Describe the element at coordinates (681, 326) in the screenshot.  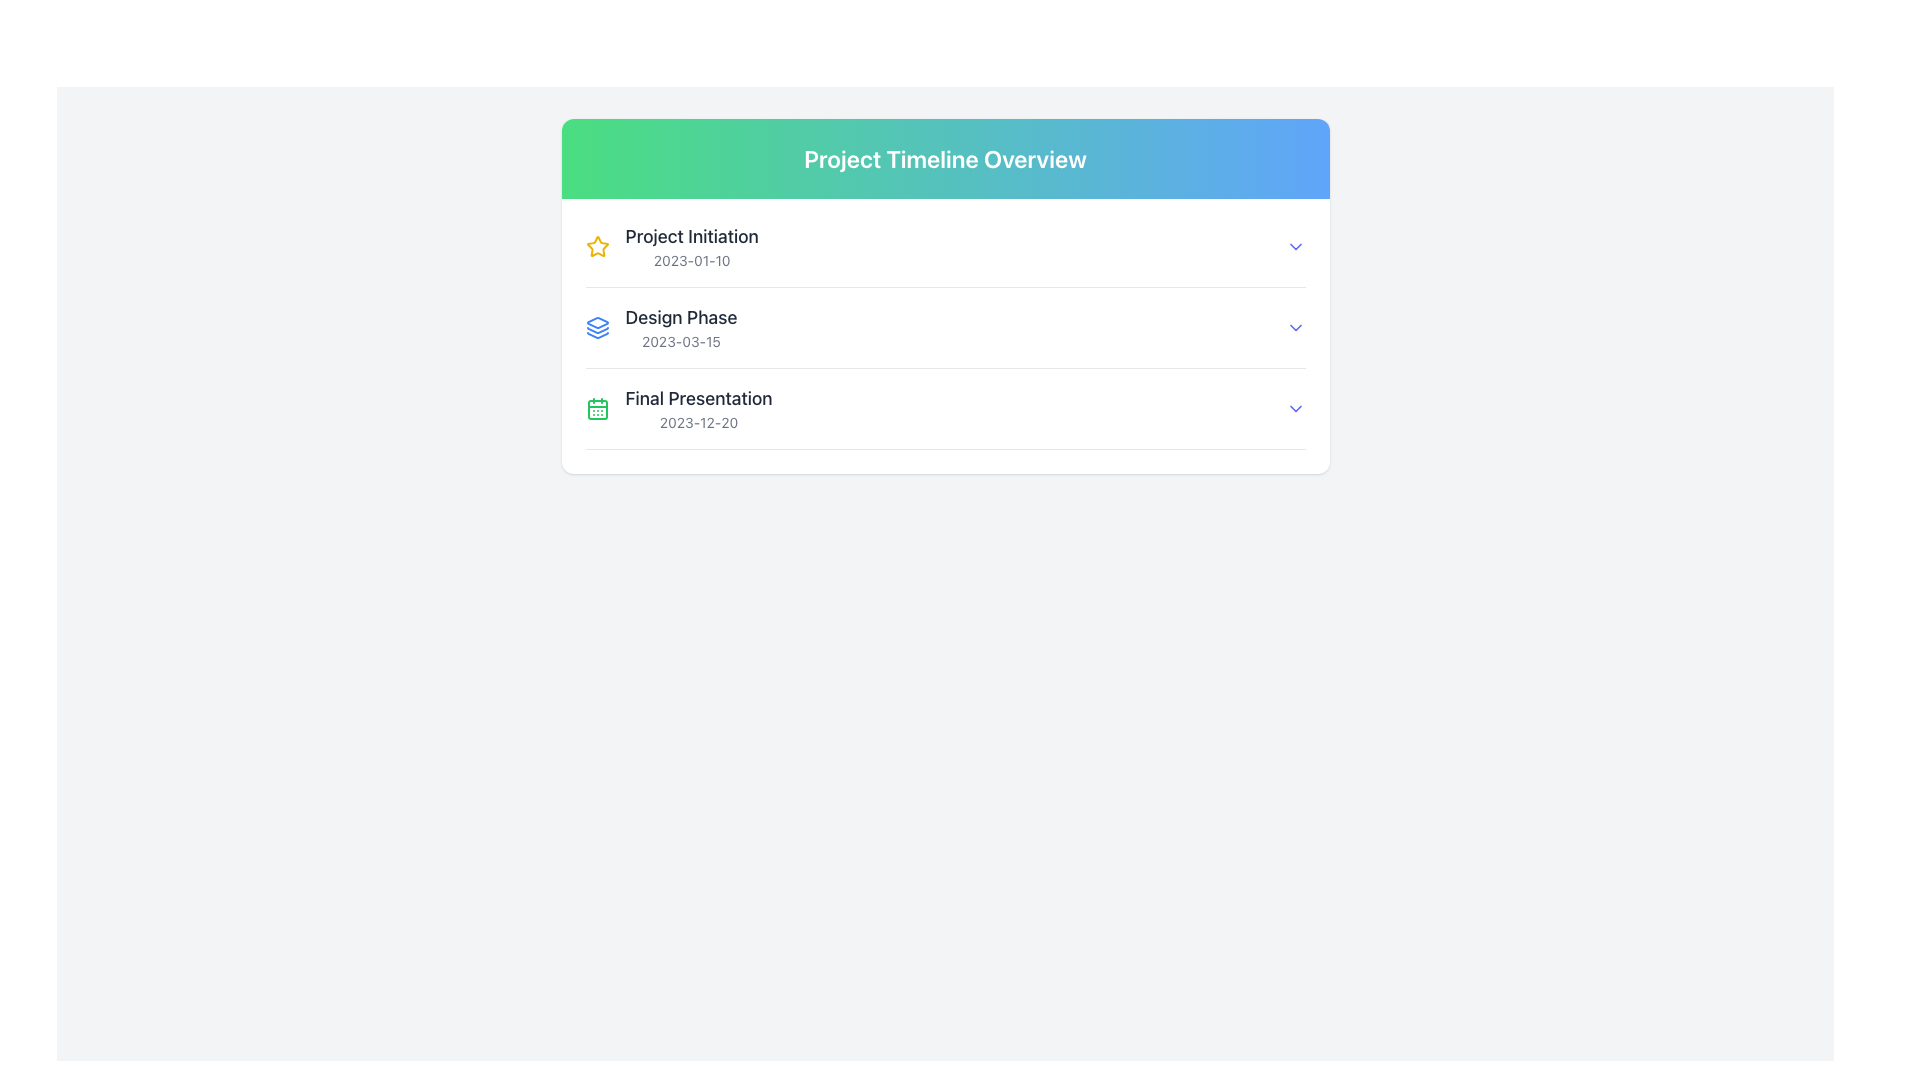
I see `the text block displaying the phase title 'Design Phase' with the date '2023-03-15' in the 'Project Timeline Overview' section, located in the second row of the timeline` at that location.